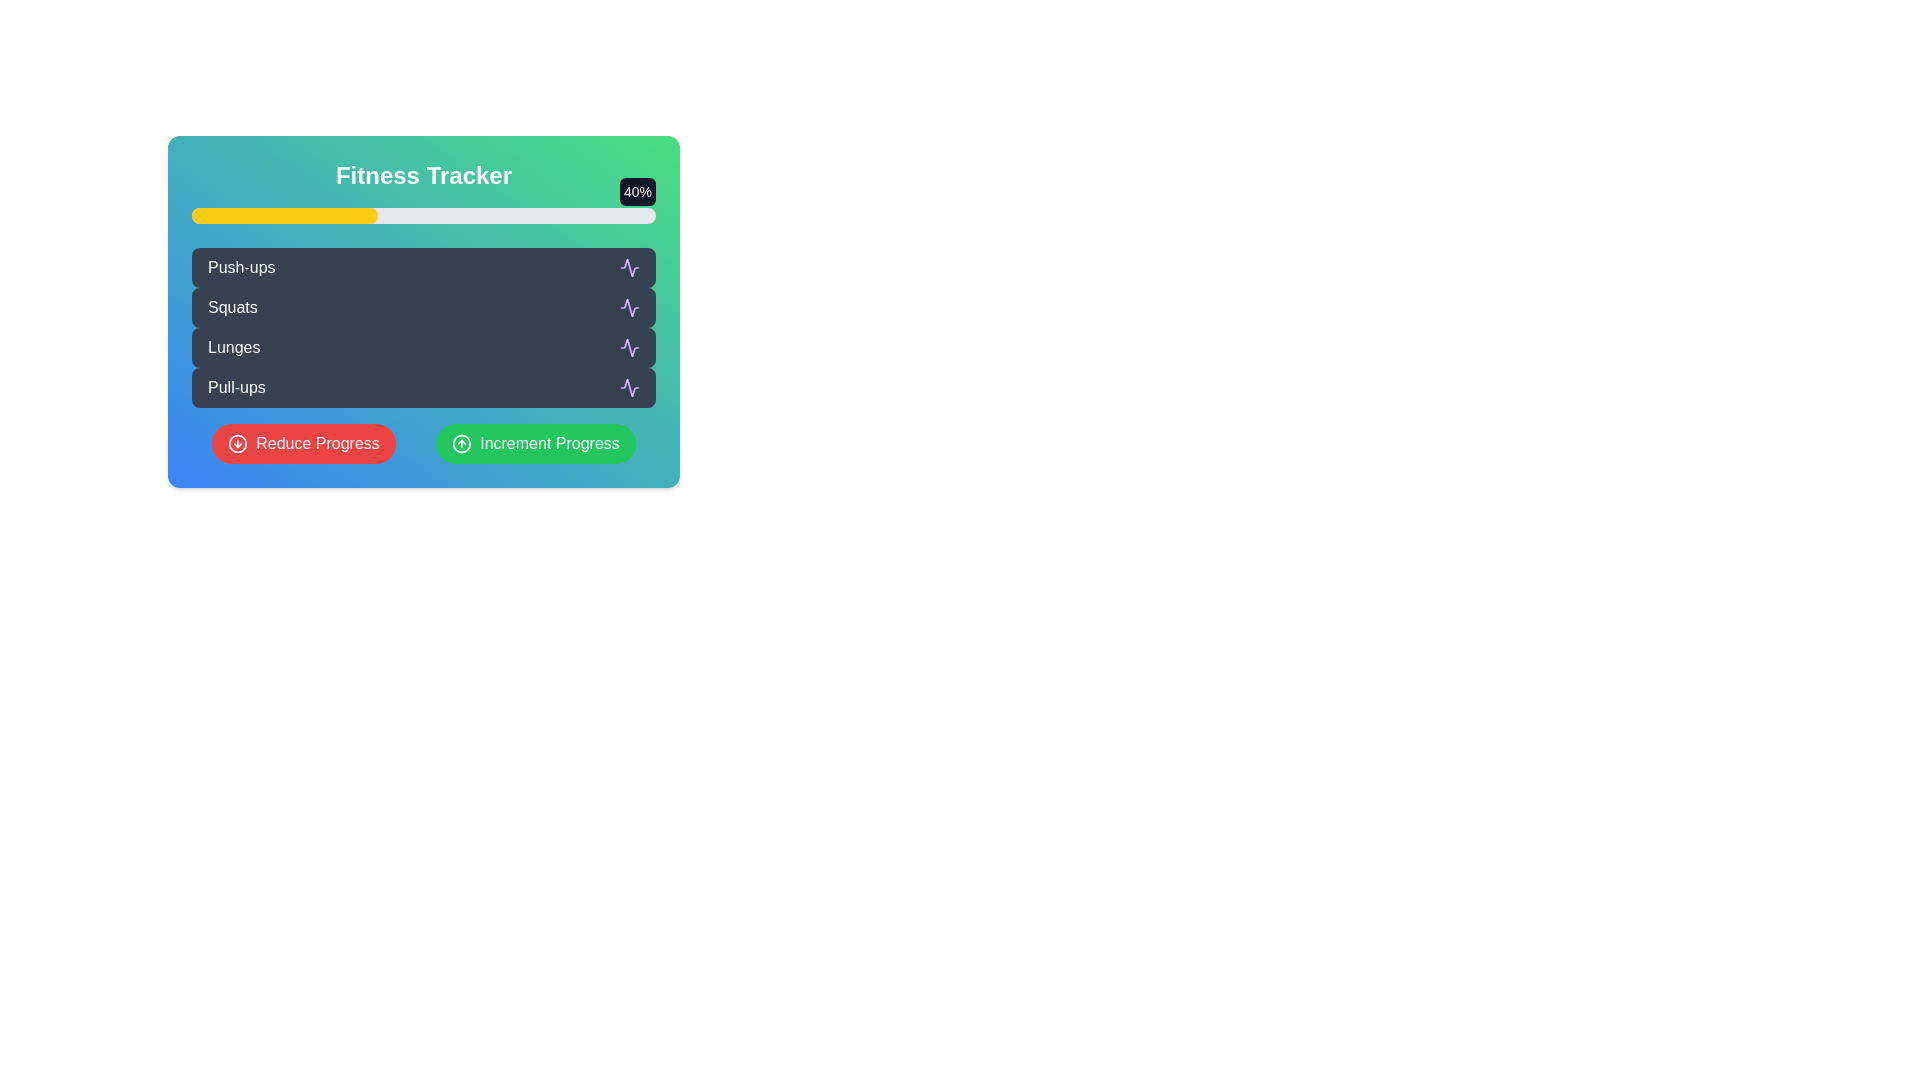 This screenshot has height=1080, width=1920. What do you see at coordinates (236, 388) in the screenshot?
I see `to select or interact with the 'Pull-ups' entry, which is the fourth item in the list of exercises positioned below 'Lunges'` at bounding box center [236, 388].